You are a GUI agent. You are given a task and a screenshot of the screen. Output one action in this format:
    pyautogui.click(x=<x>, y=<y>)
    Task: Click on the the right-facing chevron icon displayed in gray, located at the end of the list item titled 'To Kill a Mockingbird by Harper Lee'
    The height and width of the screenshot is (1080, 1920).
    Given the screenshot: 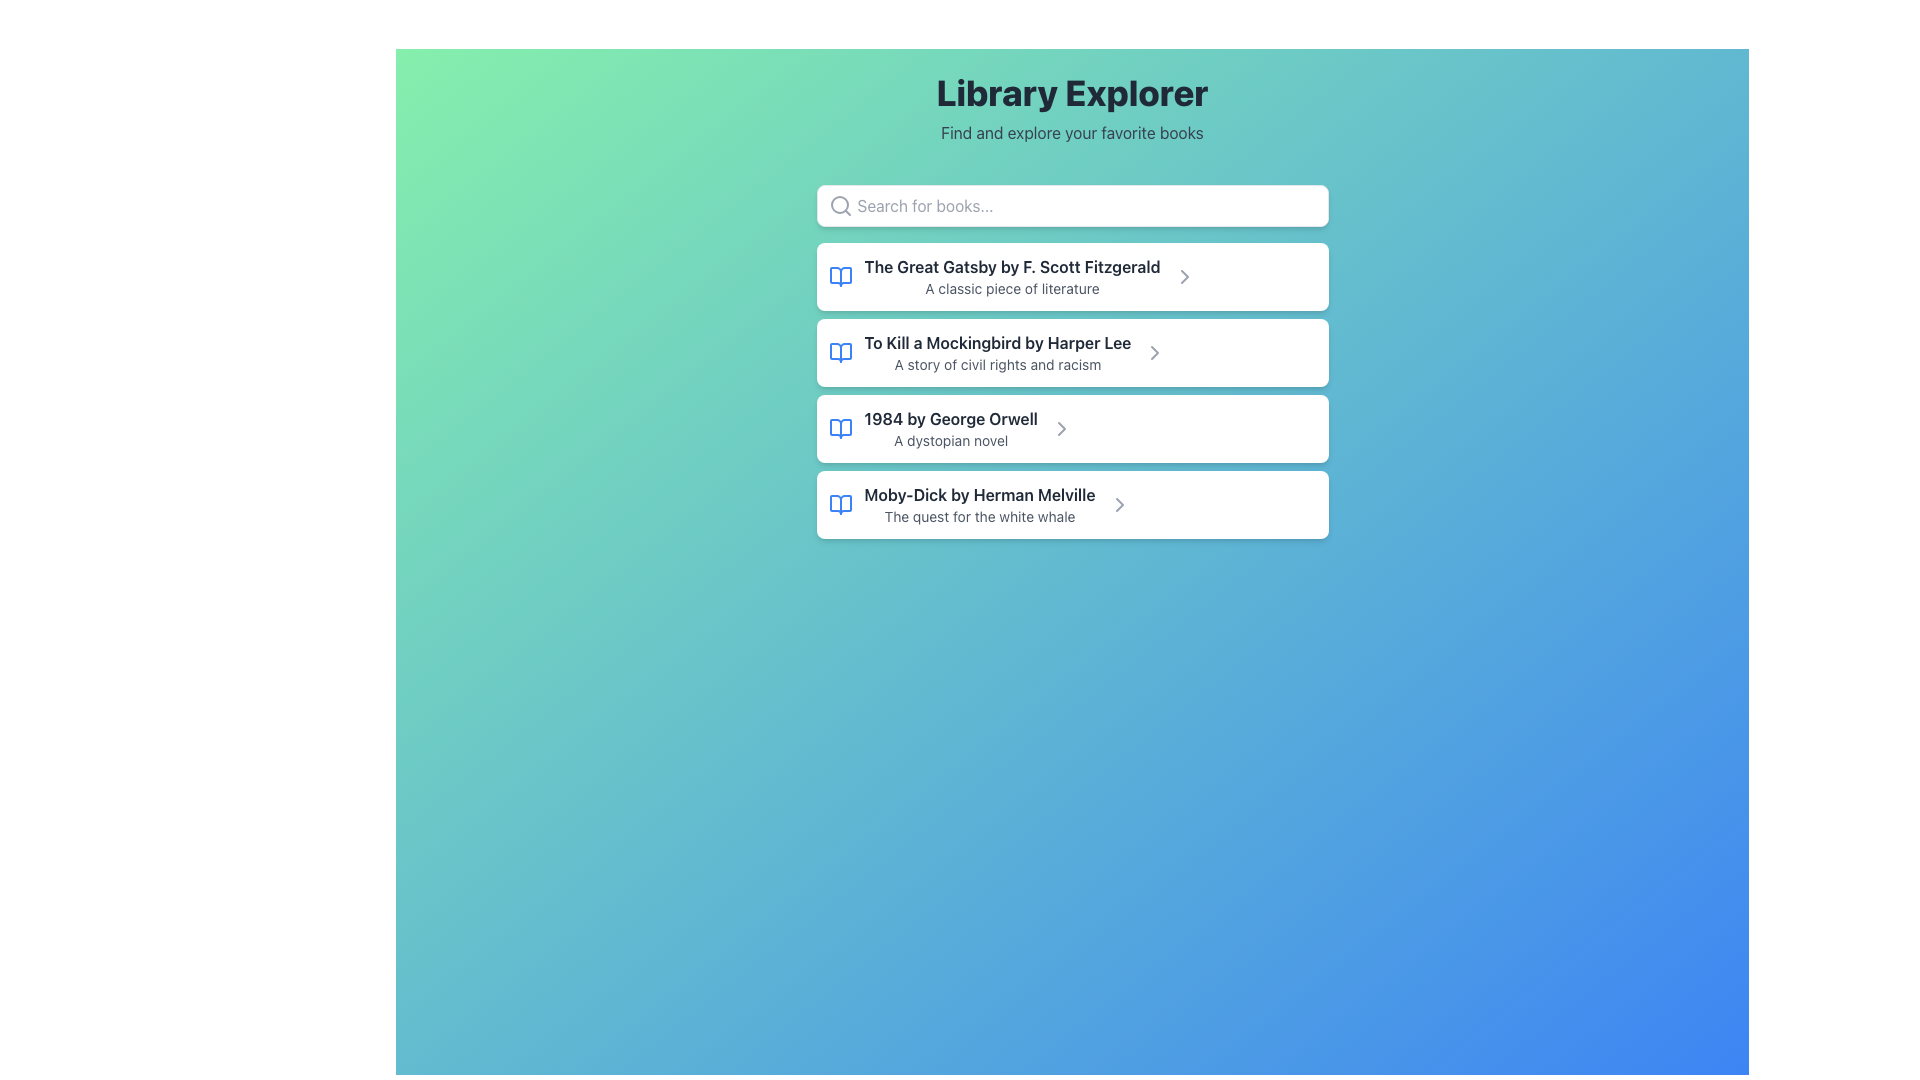 What is the action you would take?
    pyautogui.click(x=1184, y=277)
    